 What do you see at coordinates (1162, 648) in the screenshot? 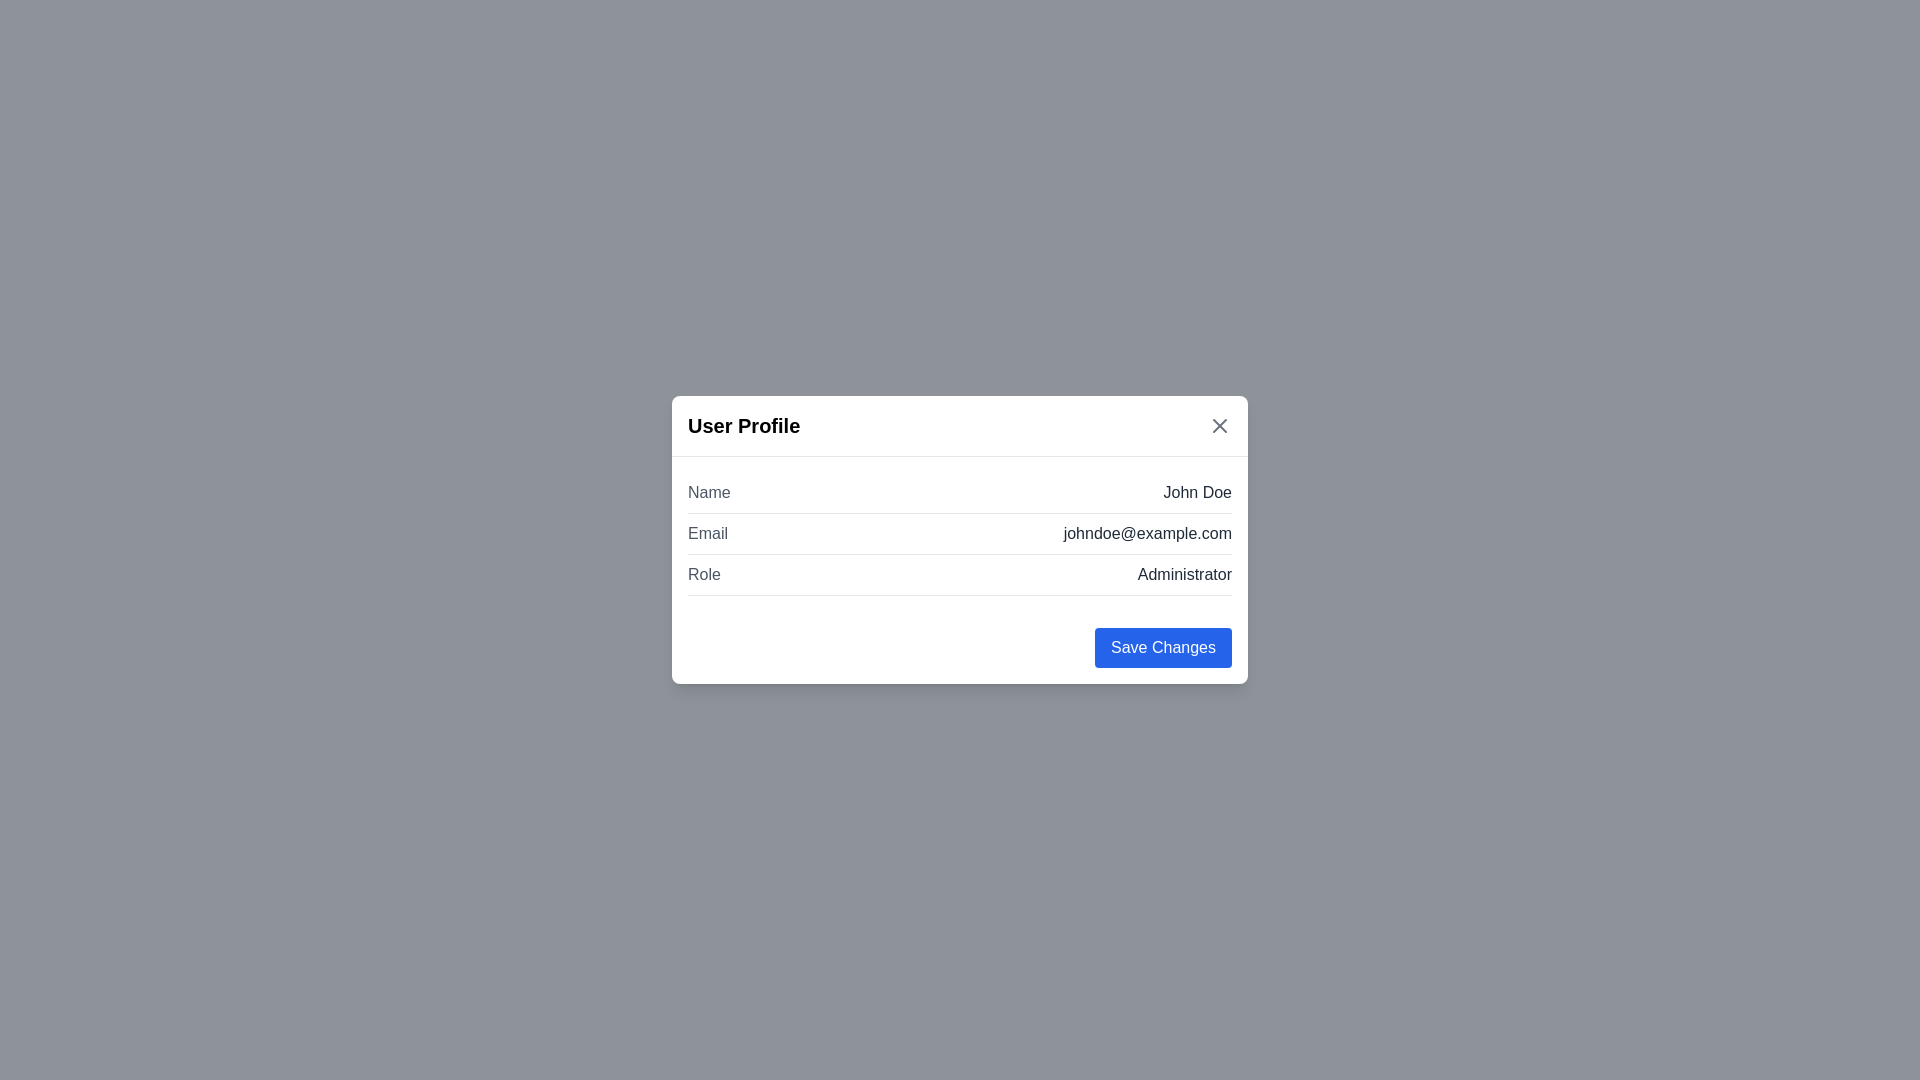
I see `the 'Save Changes' button to save the changes` at bounding box center [1162, 648].